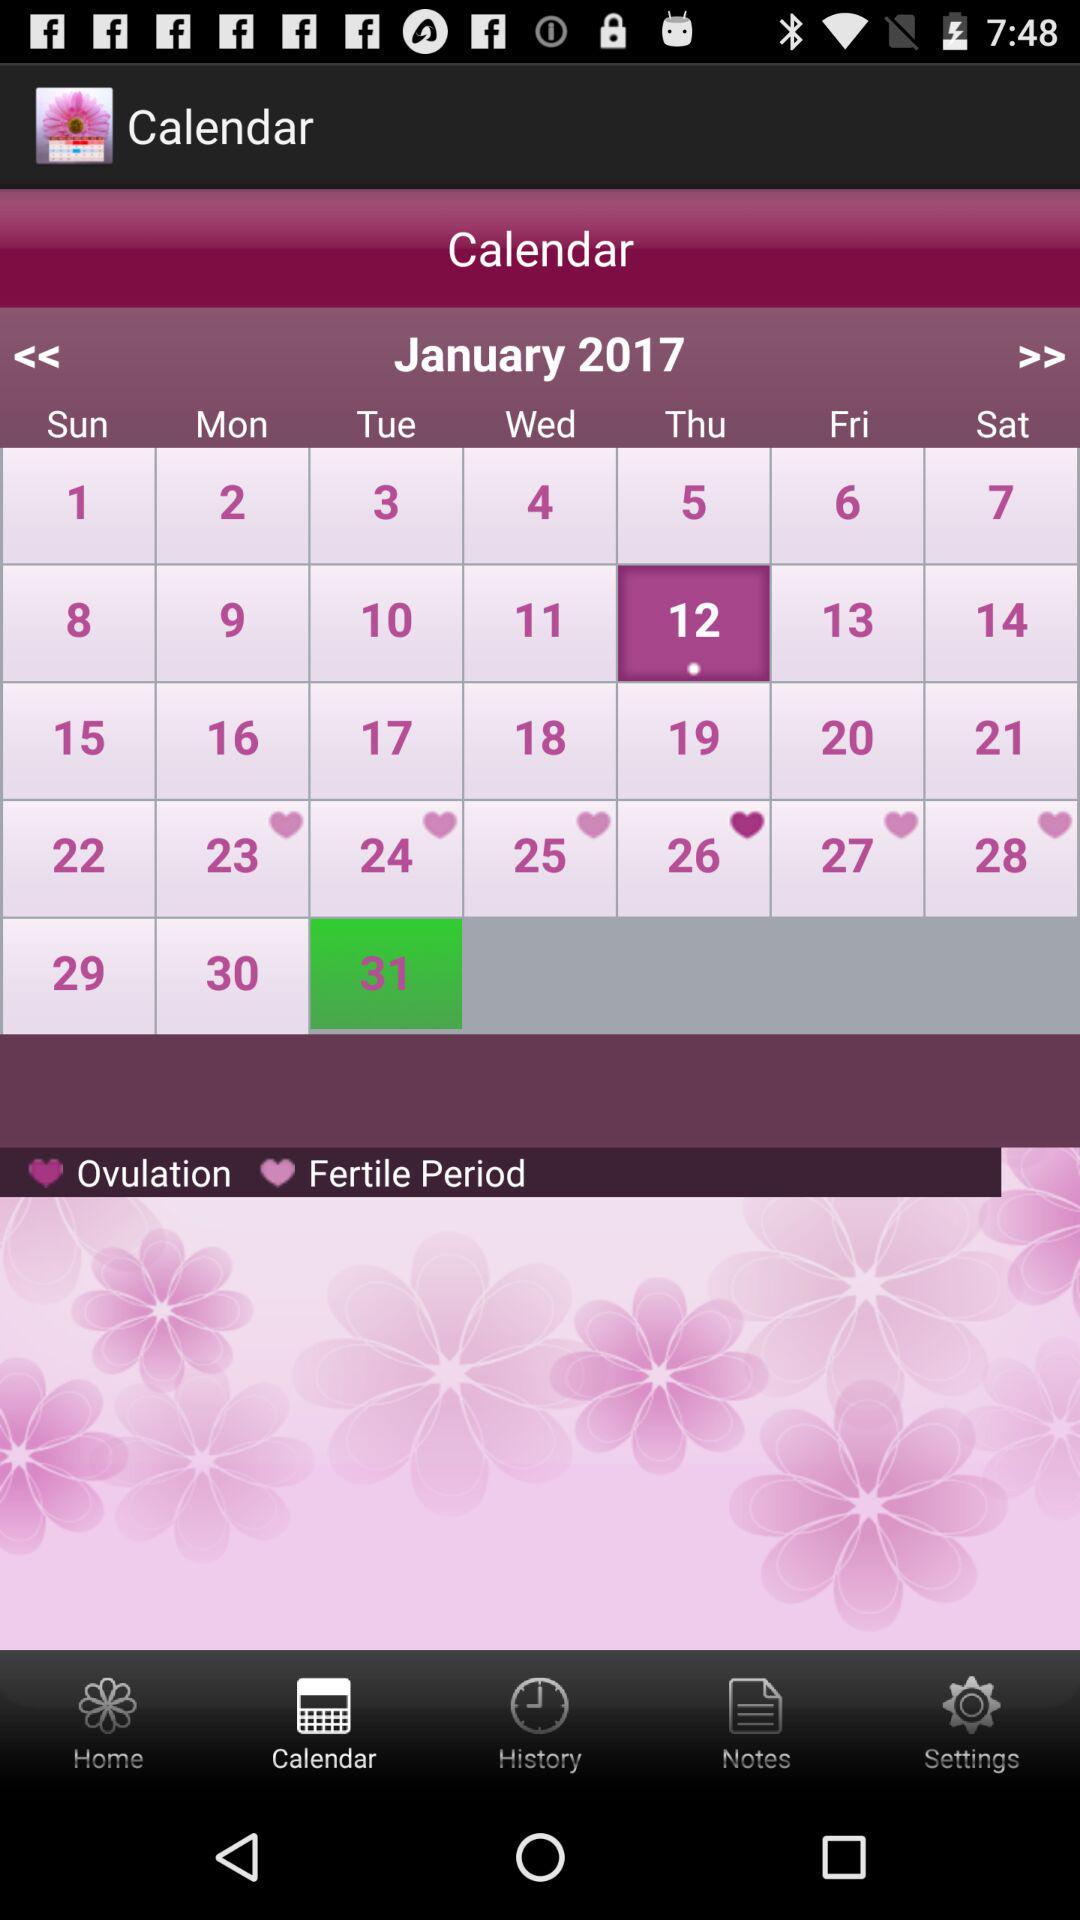 Image resolution: width=1080 pixels, height=1920 pixels. I want to click on previous entries, so click(540, 1721).